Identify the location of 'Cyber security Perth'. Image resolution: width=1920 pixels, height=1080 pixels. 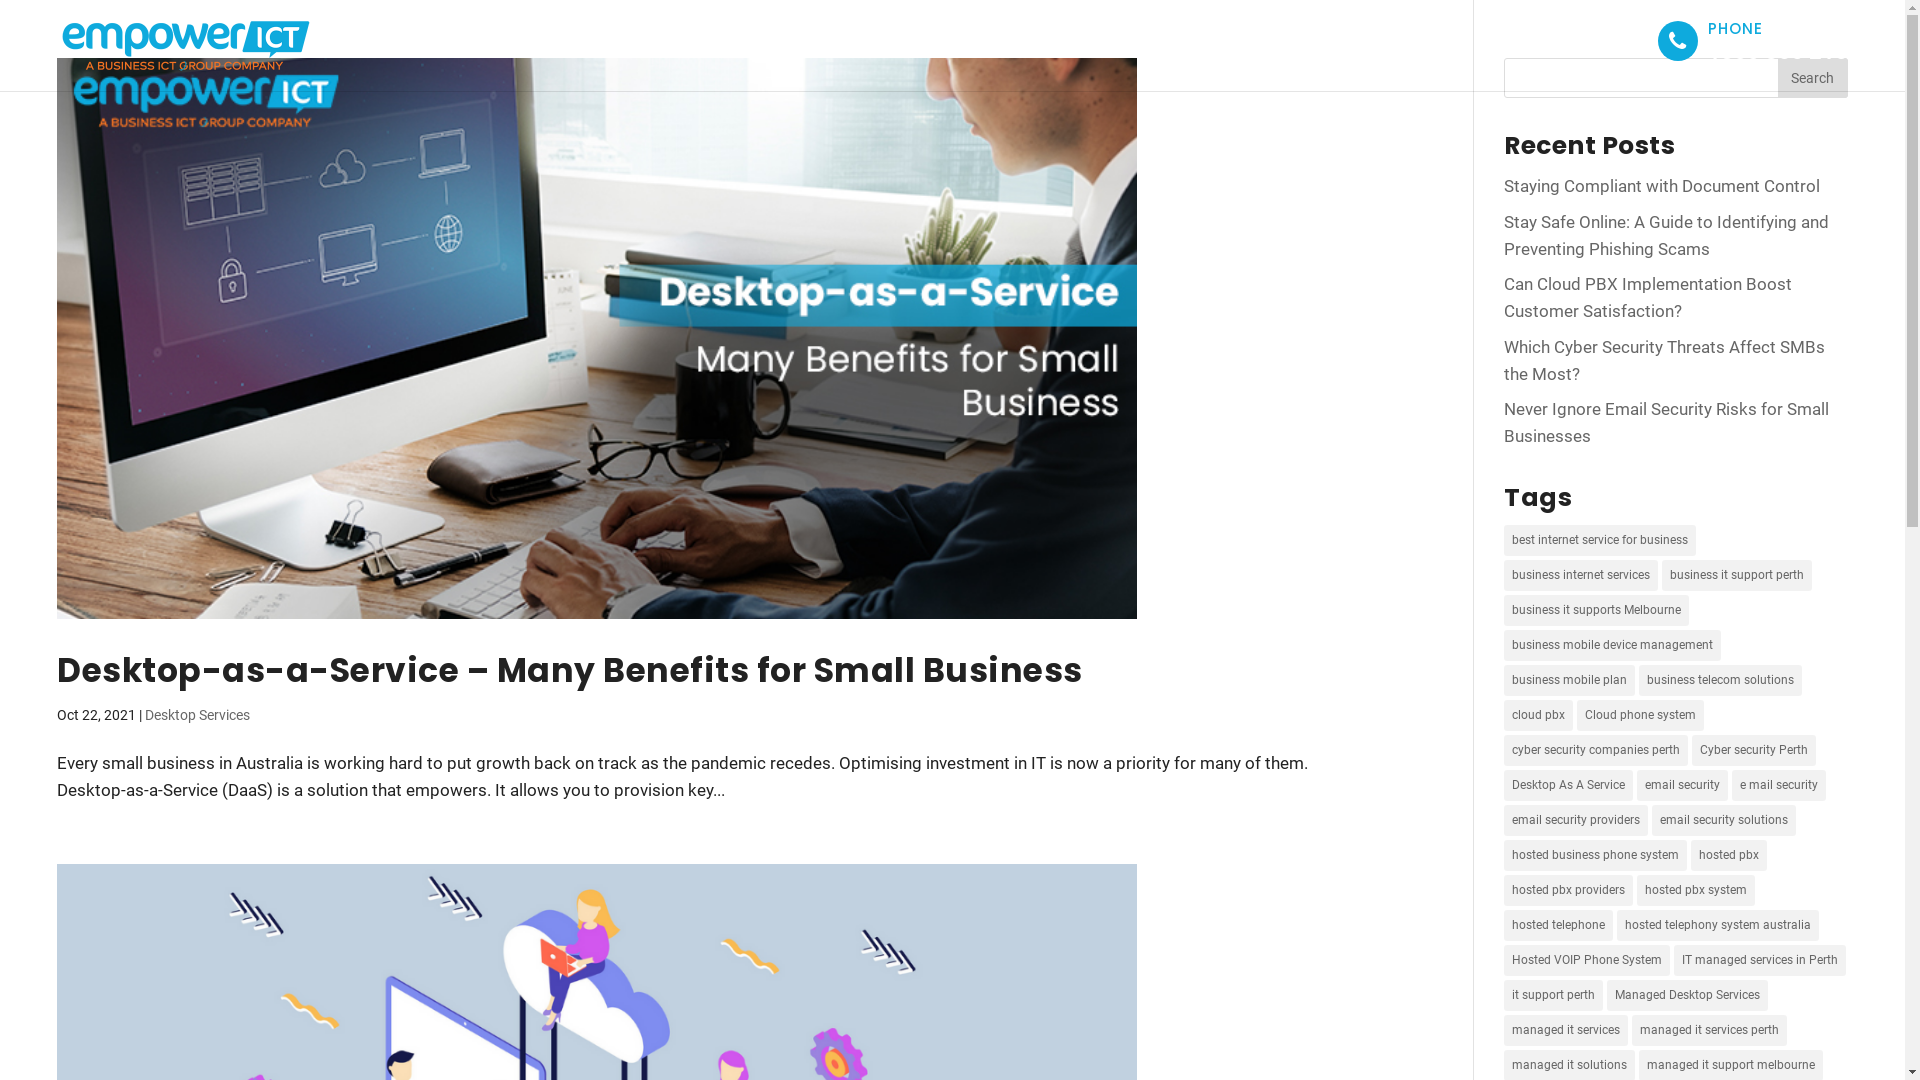
(1752, 750).